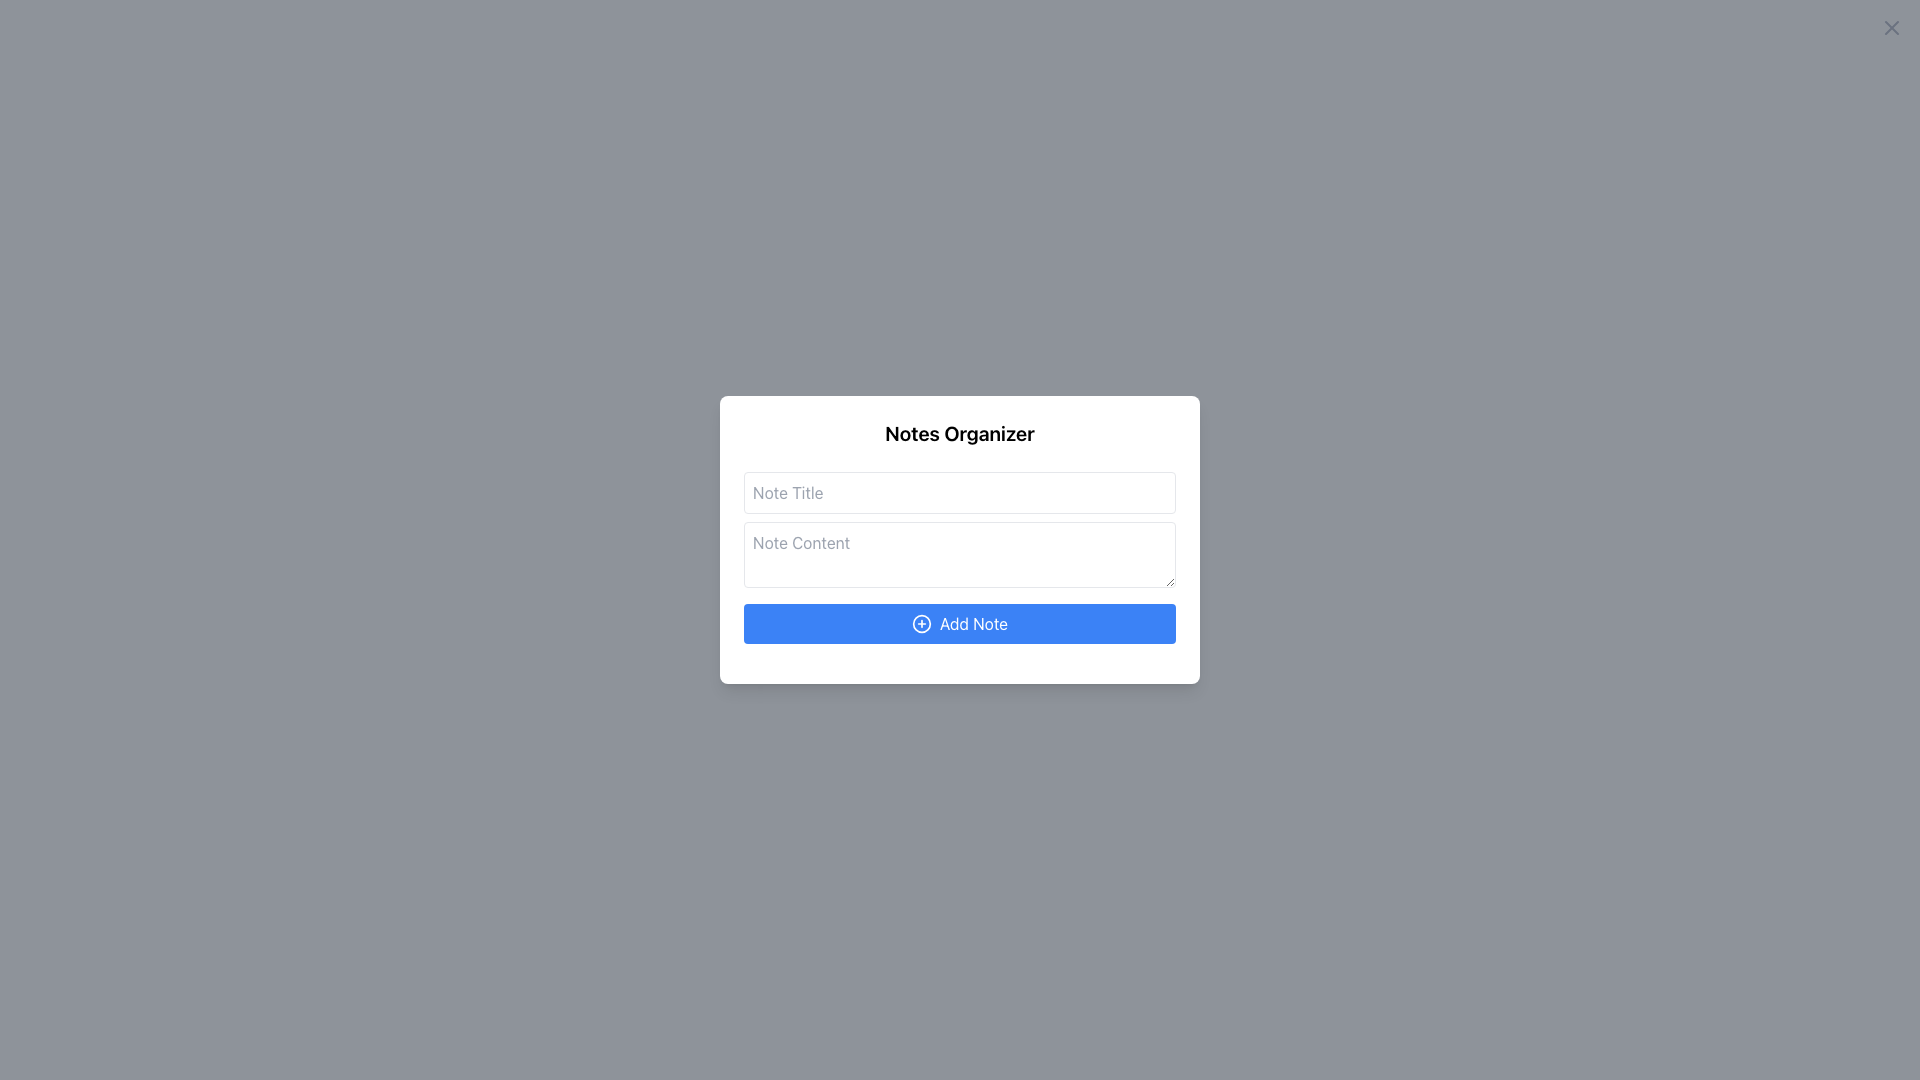 The height and width of the screenshot is (1080, 1920). What do you see at coordinates (920, 623) in the screenshot?
I see `the central circle of the '+' symbol icon within the blue 'Add Note' button in the 'Notes Organizer' modal` at bounding box center [920, 623].